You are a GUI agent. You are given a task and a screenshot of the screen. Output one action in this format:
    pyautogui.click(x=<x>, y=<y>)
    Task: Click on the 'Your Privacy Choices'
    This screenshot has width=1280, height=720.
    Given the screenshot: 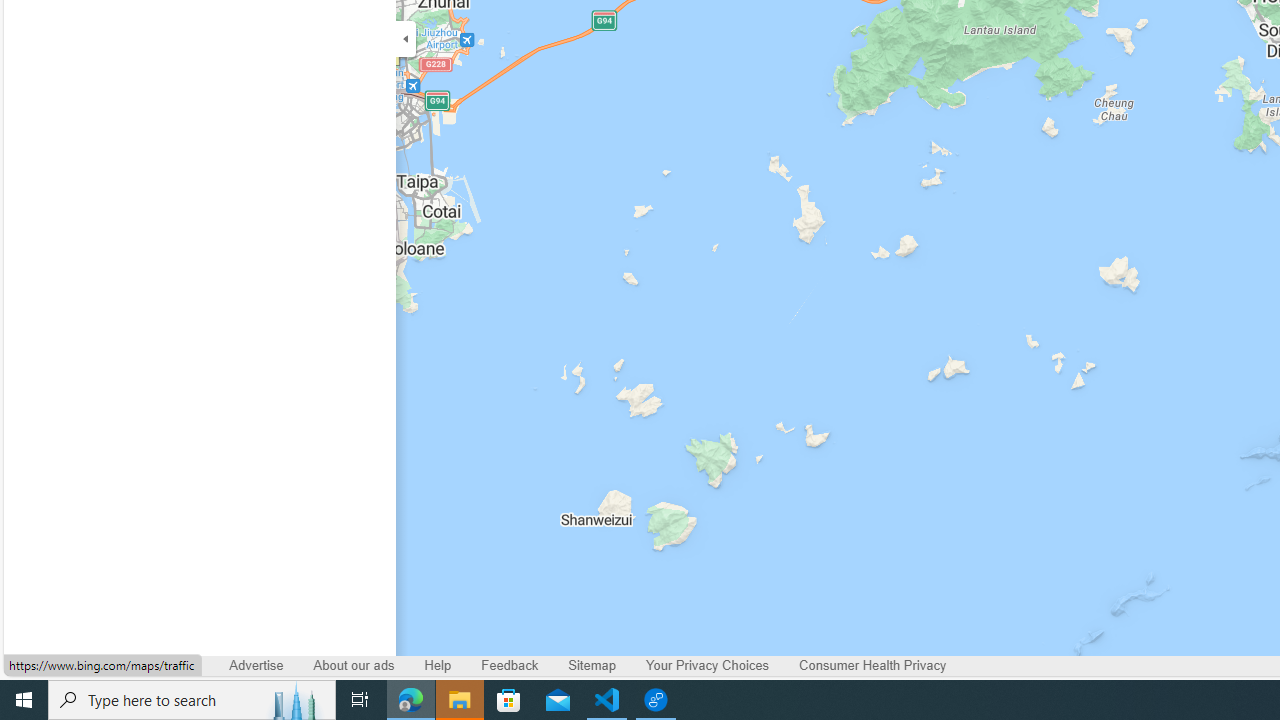 What is the action you would take?
    pyautogui.click(x=707, y=666)
    